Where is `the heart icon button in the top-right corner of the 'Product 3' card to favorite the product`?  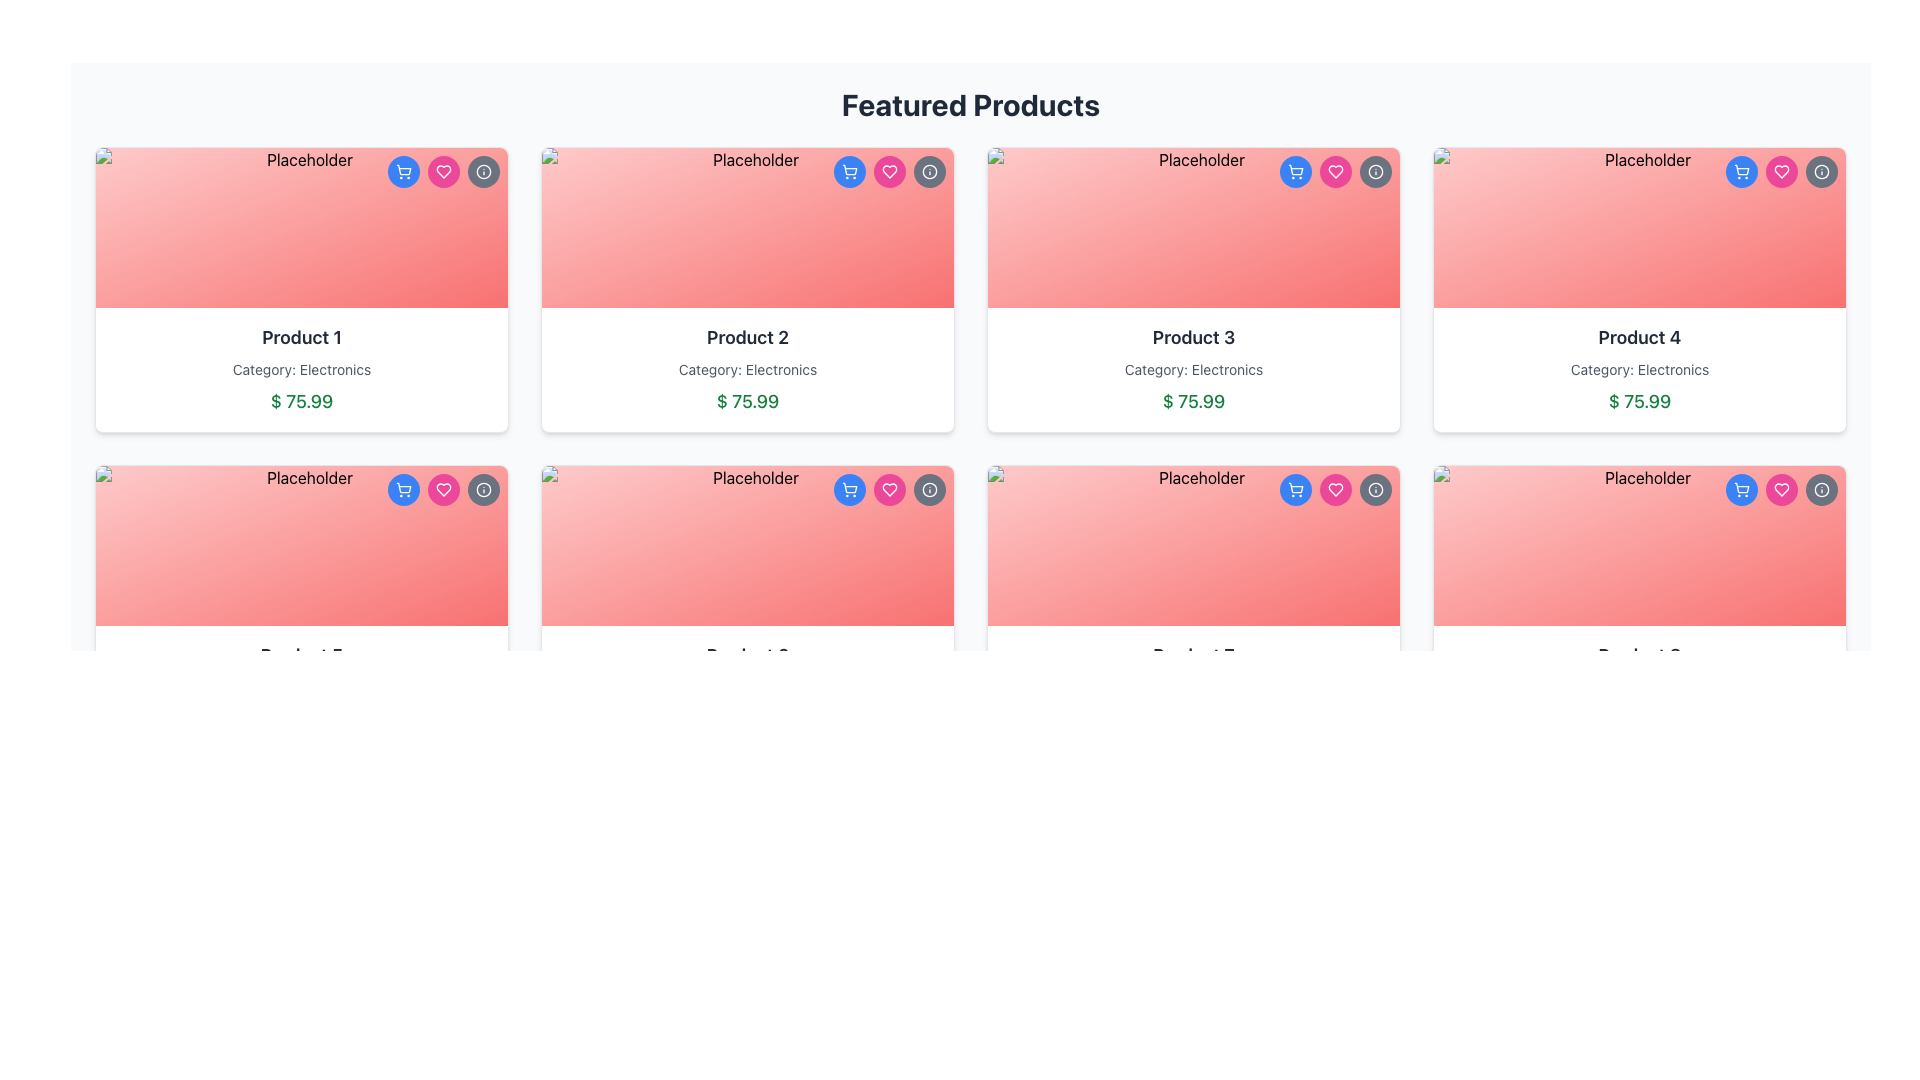
the heart icon button in the top-right corner of the 'Product 3' card to favorite the product is located at coordinates (1335, 489).